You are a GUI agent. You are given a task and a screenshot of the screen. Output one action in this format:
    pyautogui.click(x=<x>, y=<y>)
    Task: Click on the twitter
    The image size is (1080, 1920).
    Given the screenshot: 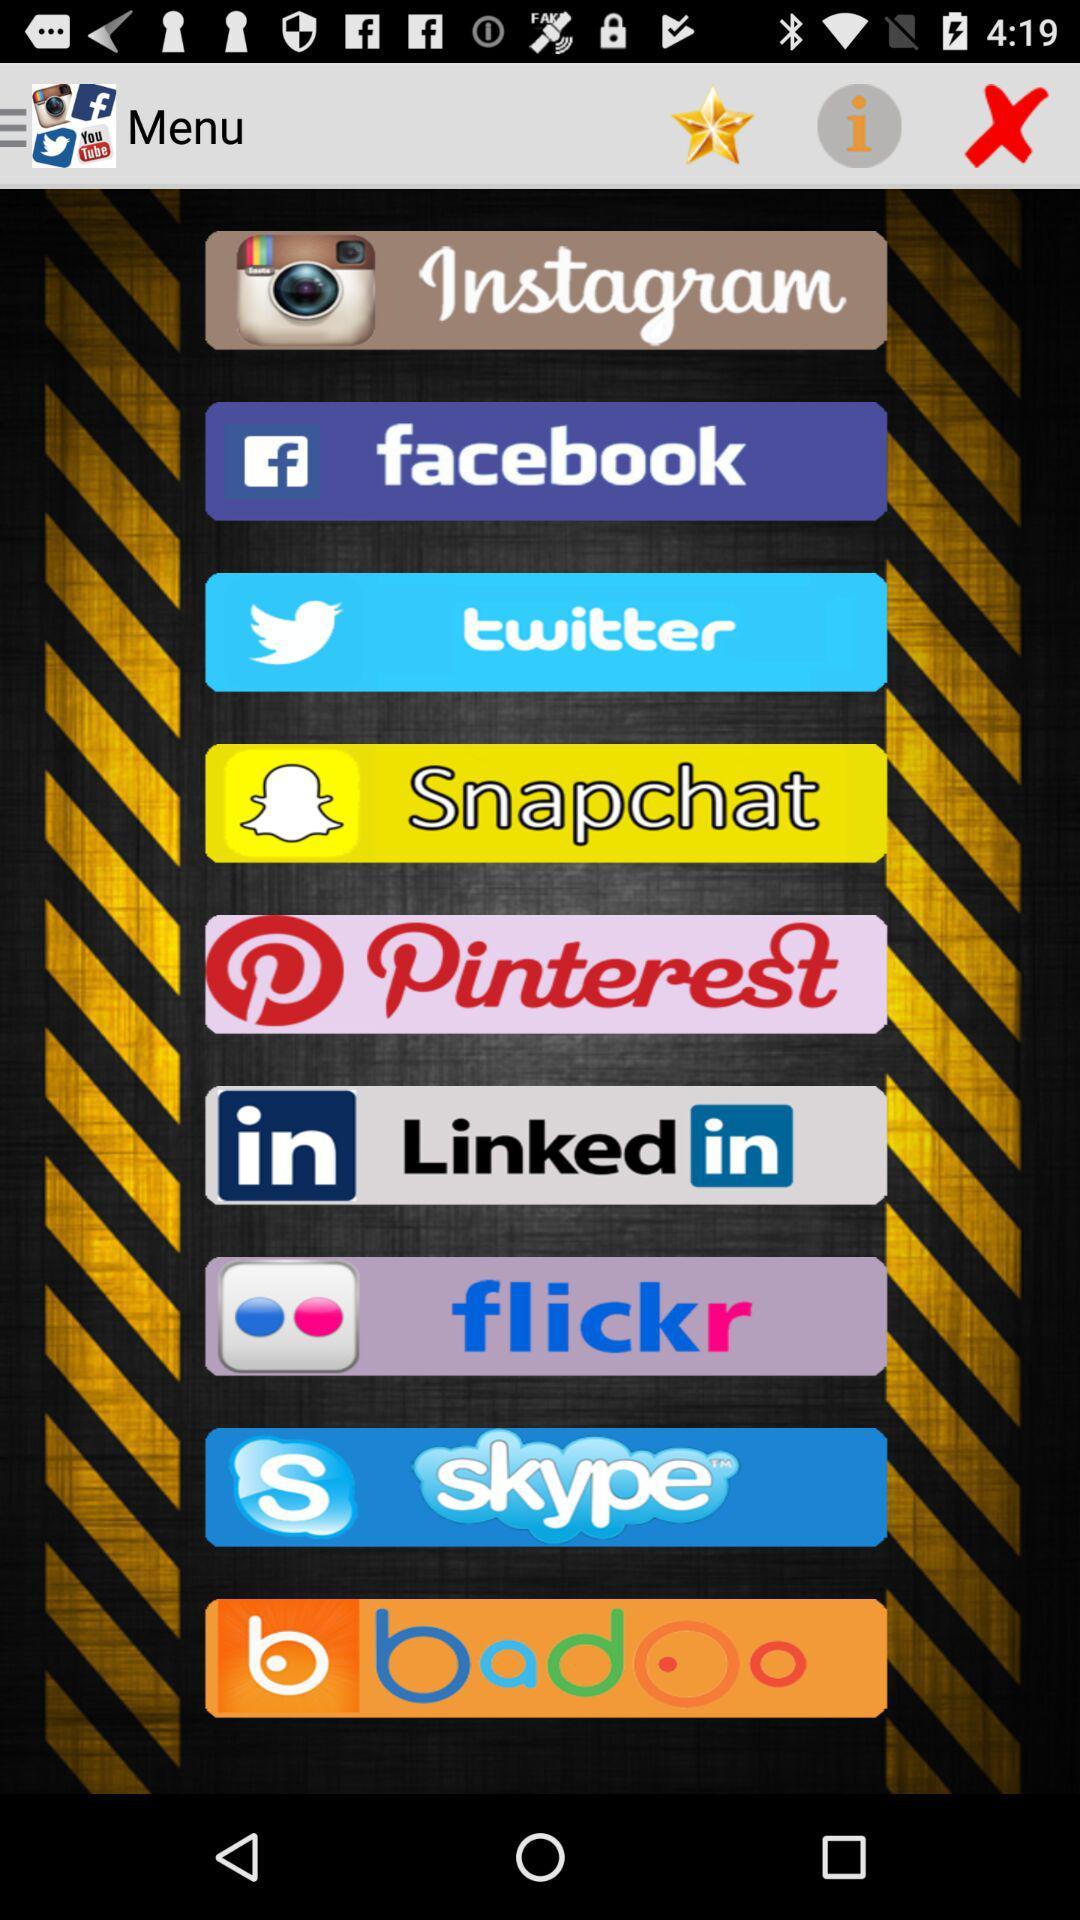 What is the action you would take?
    pyautogui.click(x=540, y=637)
    